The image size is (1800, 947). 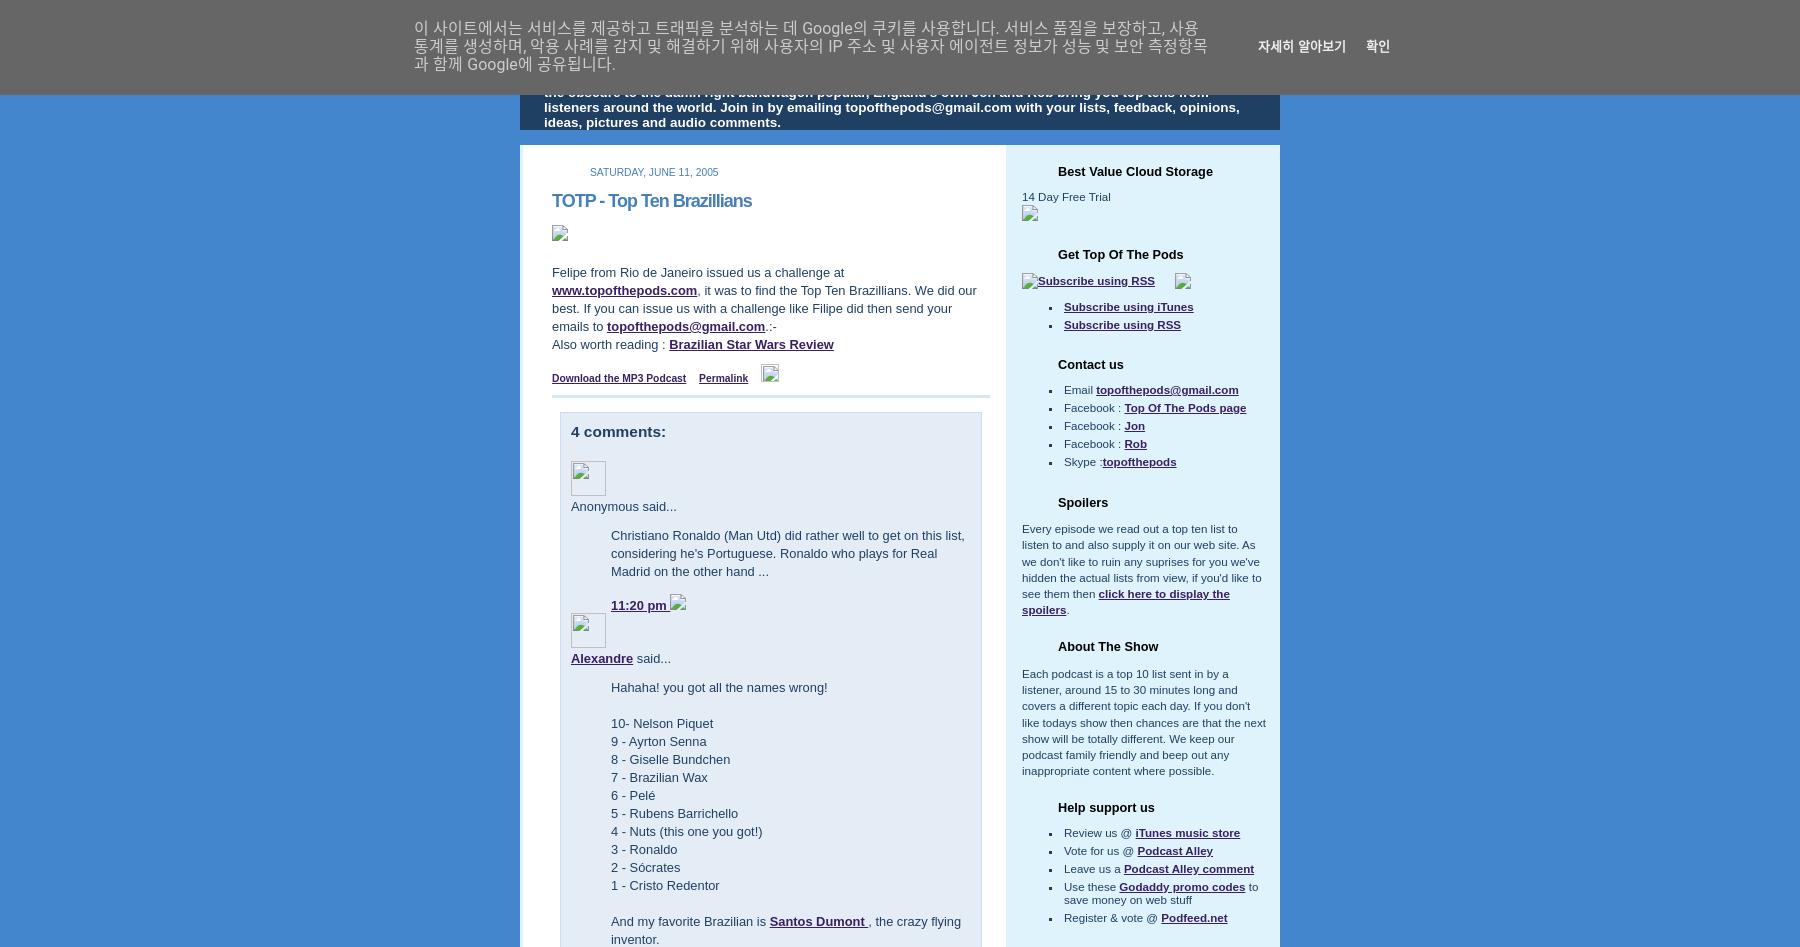 I want to click on 'Christiano Ronaldo (Man Utd) did rather well to get on this list,  considering he's Portuguese.  Ronaldo who plays for Real Madrid on the other hand ...', so click(x=610, y=552).